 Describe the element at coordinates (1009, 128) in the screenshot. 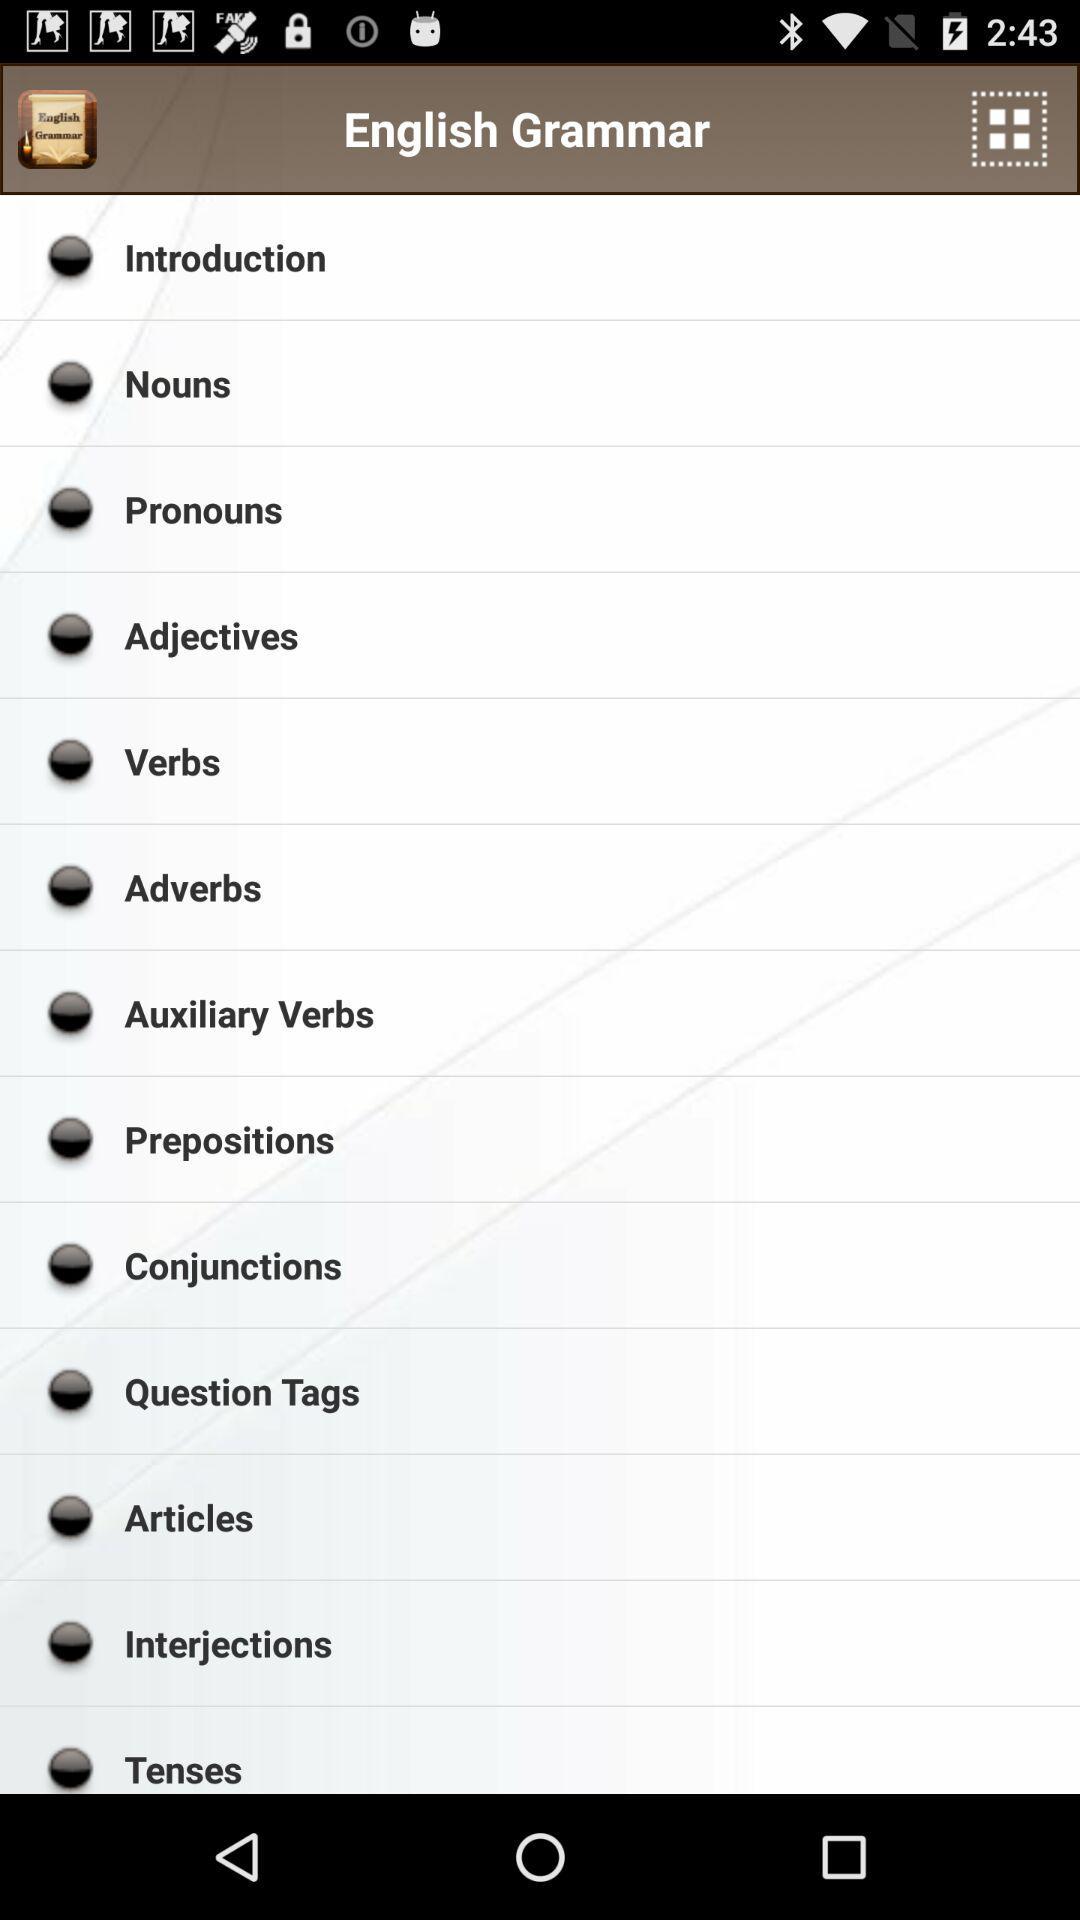

I see `the button at the top right corner` at that location.